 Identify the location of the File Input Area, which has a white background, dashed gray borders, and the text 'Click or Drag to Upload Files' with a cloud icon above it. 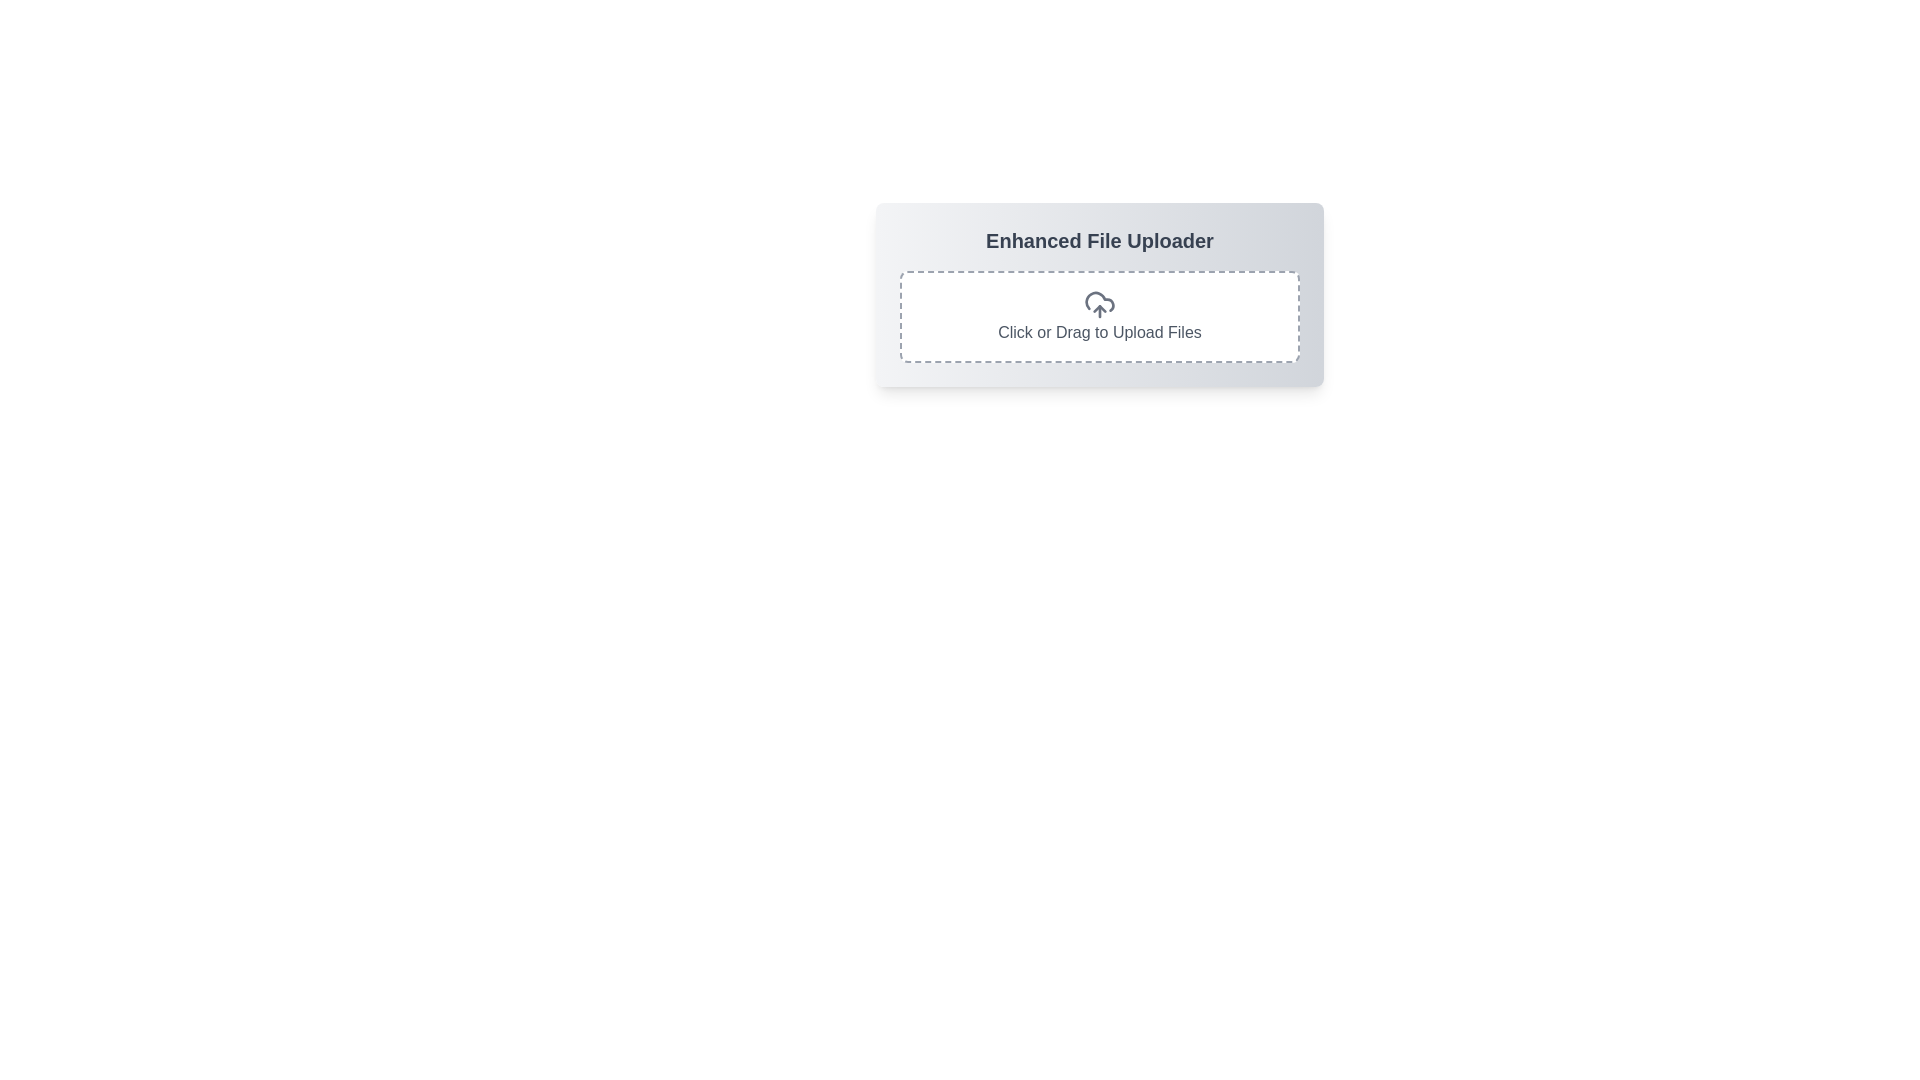
(1098, 315).